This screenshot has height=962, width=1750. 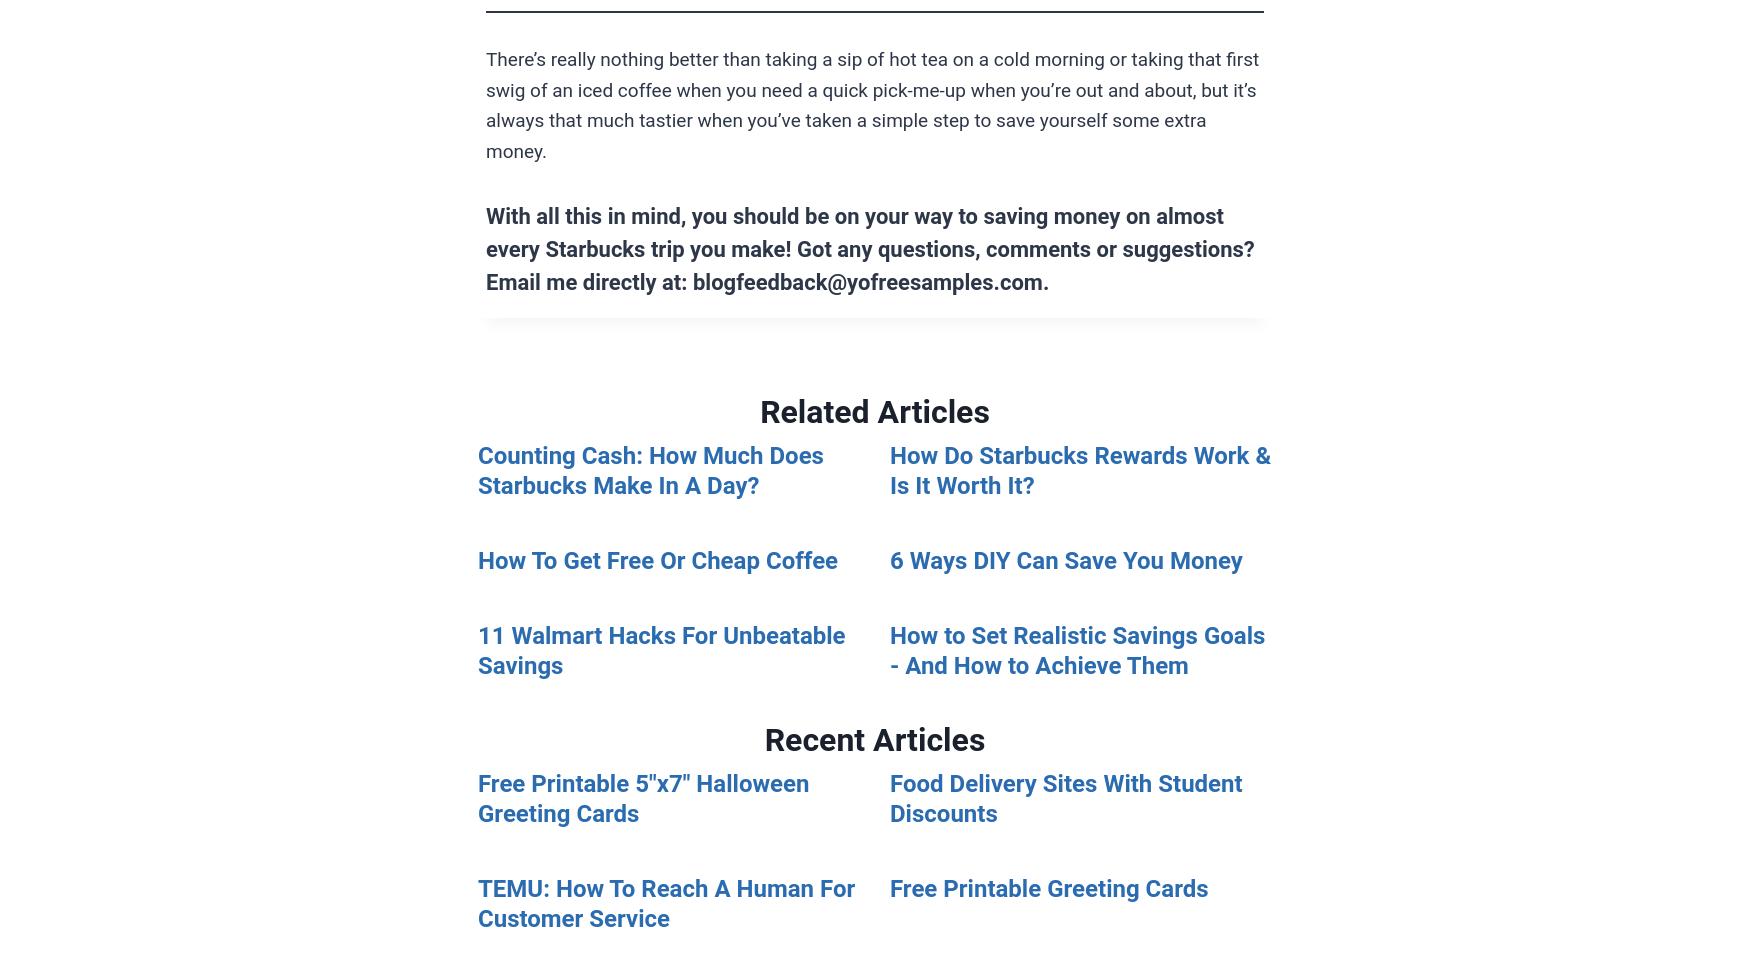 I want to click on 'TEMU: How To Reach A Human For Customer Service', so click(x=665, y=902).